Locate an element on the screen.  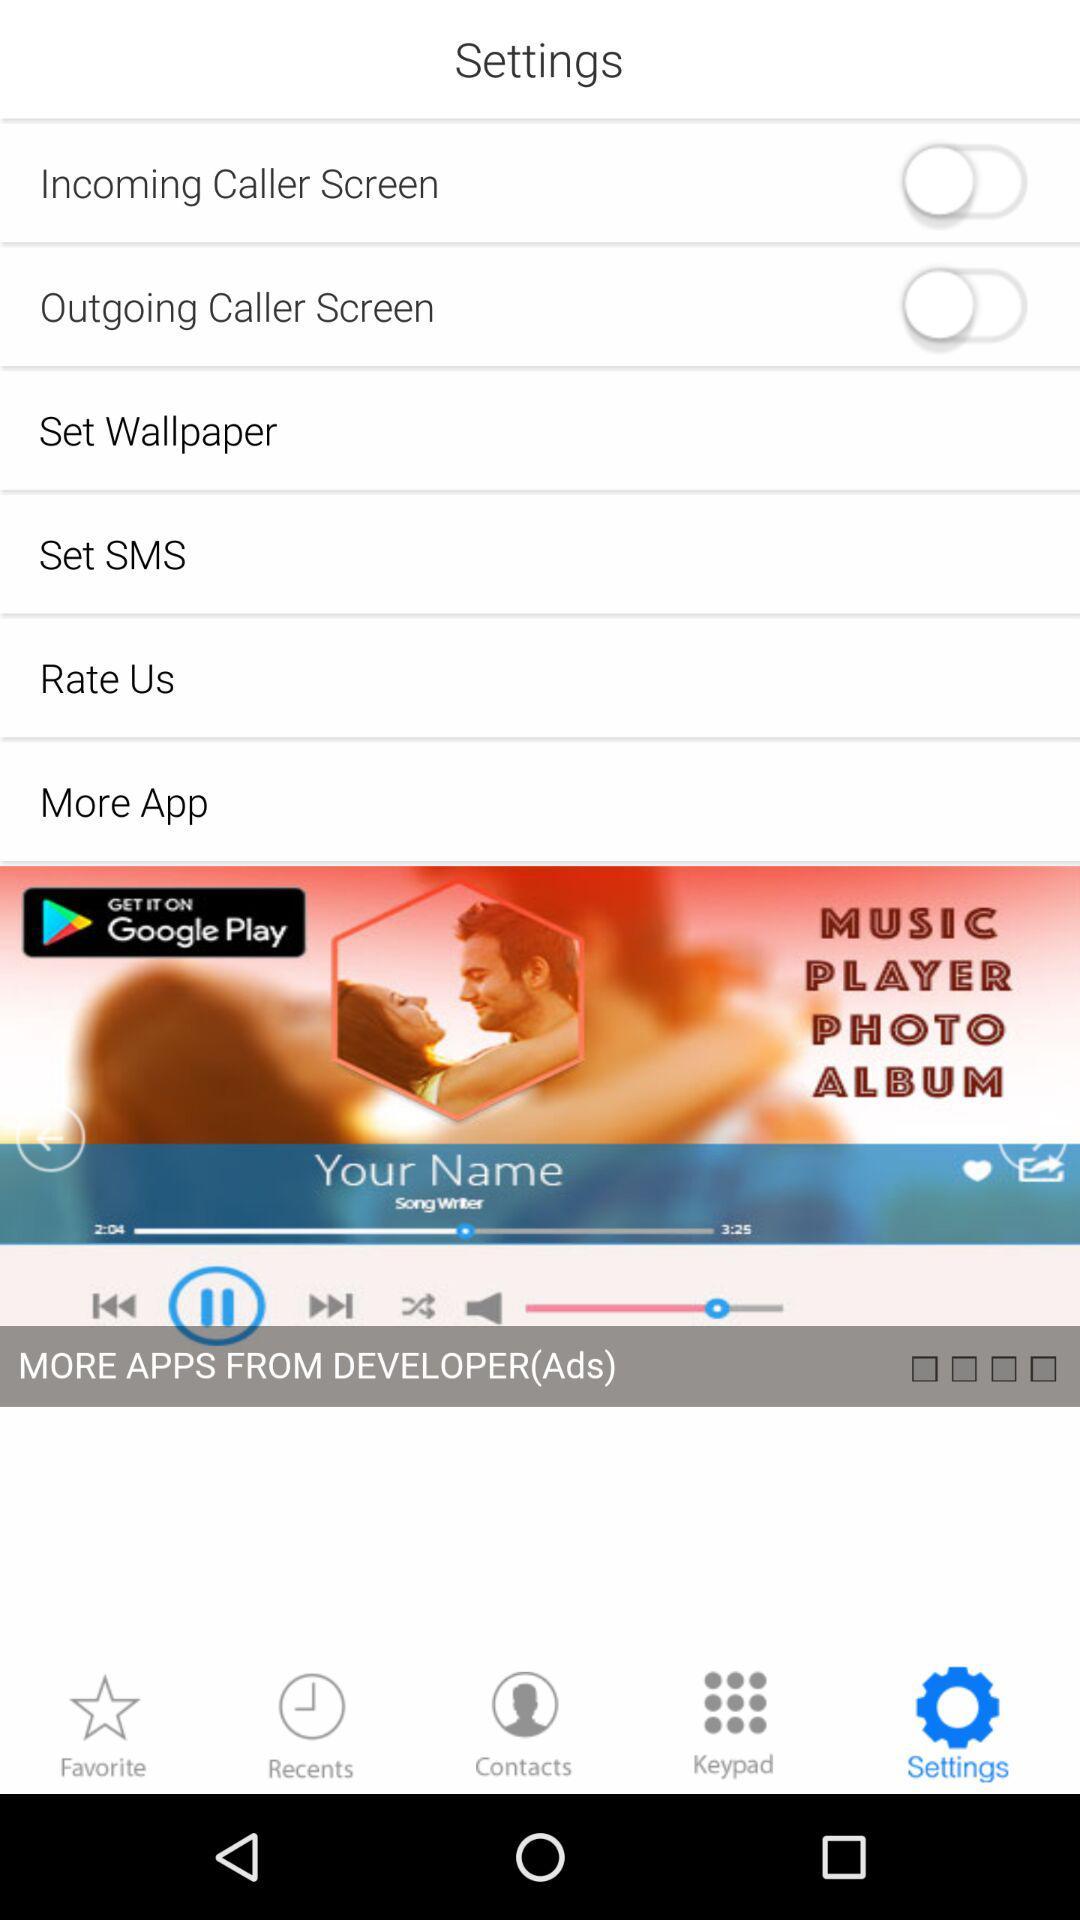
settings is located at coordinates (956, 1723).